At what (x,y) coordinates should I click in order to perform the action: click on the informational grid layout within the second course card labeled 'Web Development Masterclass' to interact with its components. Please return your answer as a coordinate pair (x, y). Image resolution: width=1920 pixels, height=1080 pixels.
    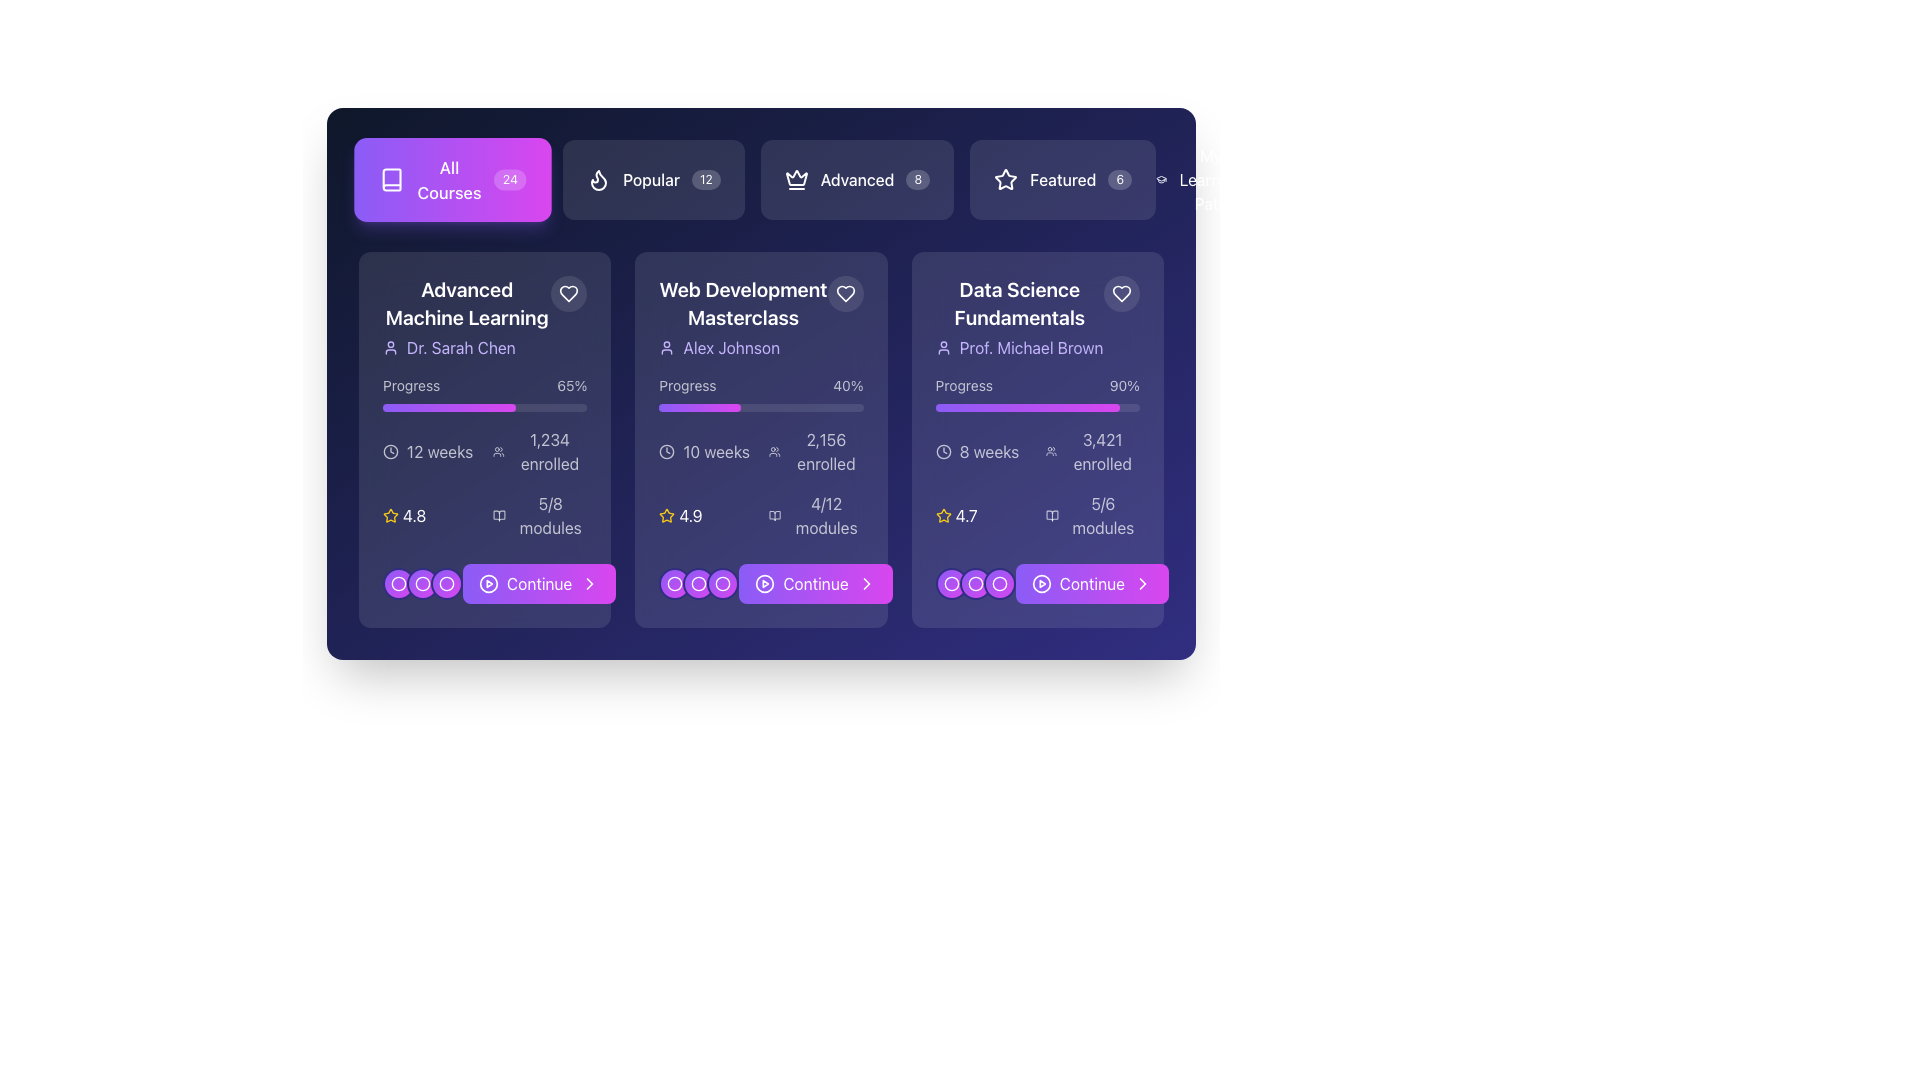
    Looking at the image, I should click on (760, 483).